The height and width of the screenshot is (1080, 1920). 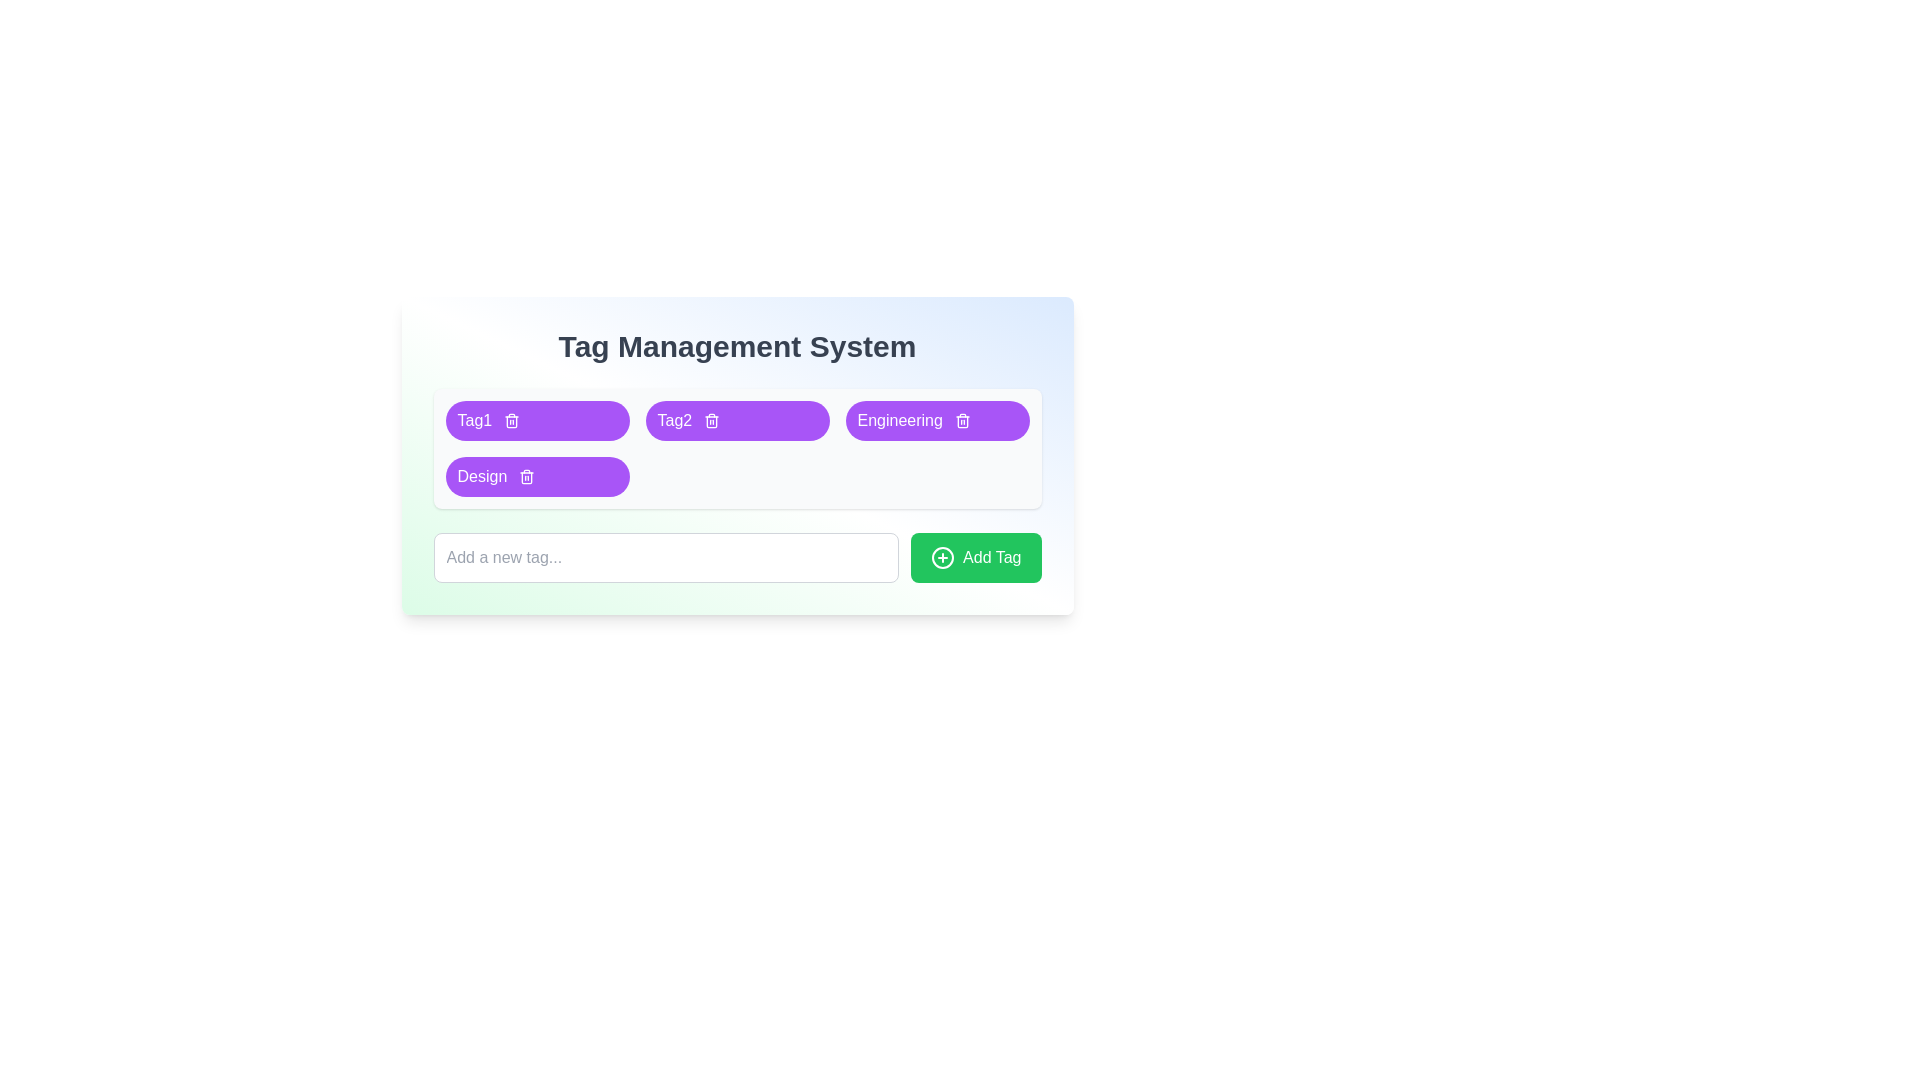 I want to click on the 'Engineering' tag, which is a pill-shaped label with a trash bin icon on the right, styled in vivid purple with white bold text, so click(x=936, y=419).